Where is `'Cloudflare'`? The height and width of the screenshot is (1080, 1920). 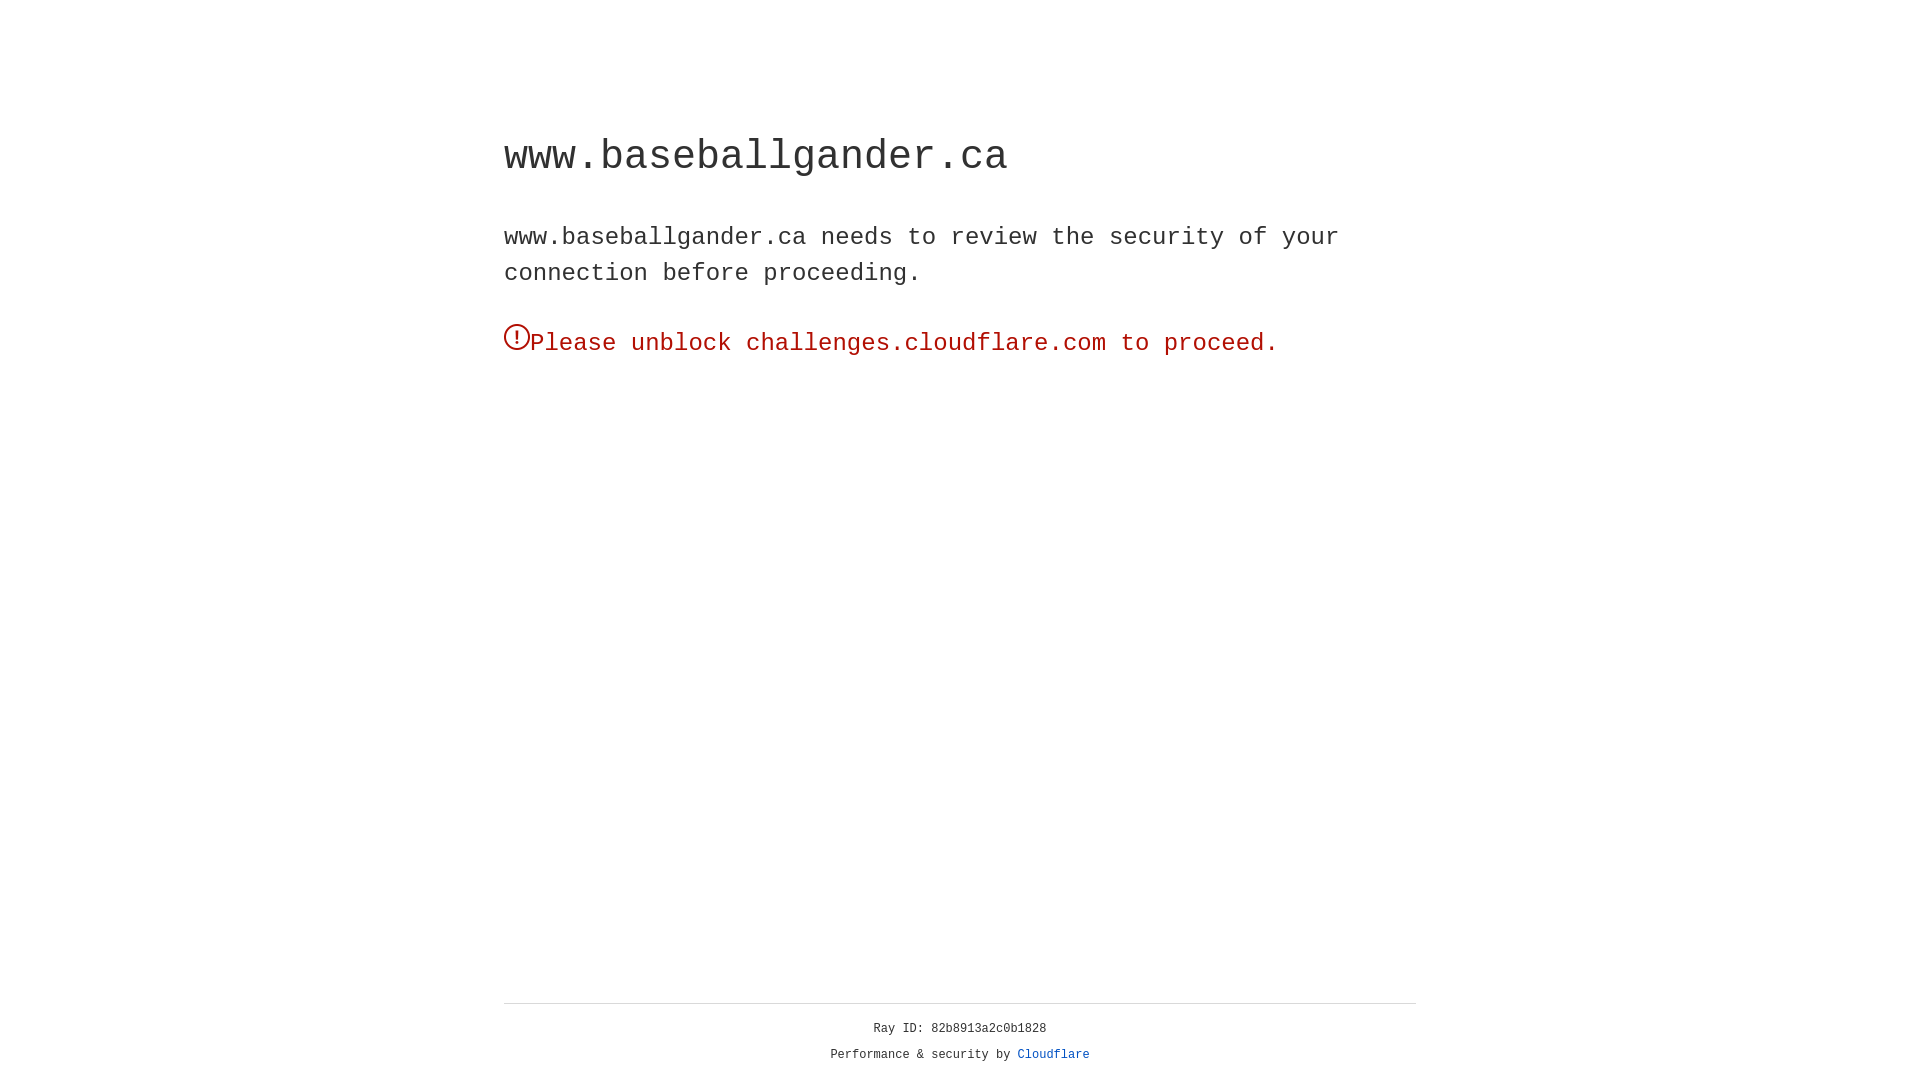
'Cloudflare' is located at coordinates (1053, 1054).